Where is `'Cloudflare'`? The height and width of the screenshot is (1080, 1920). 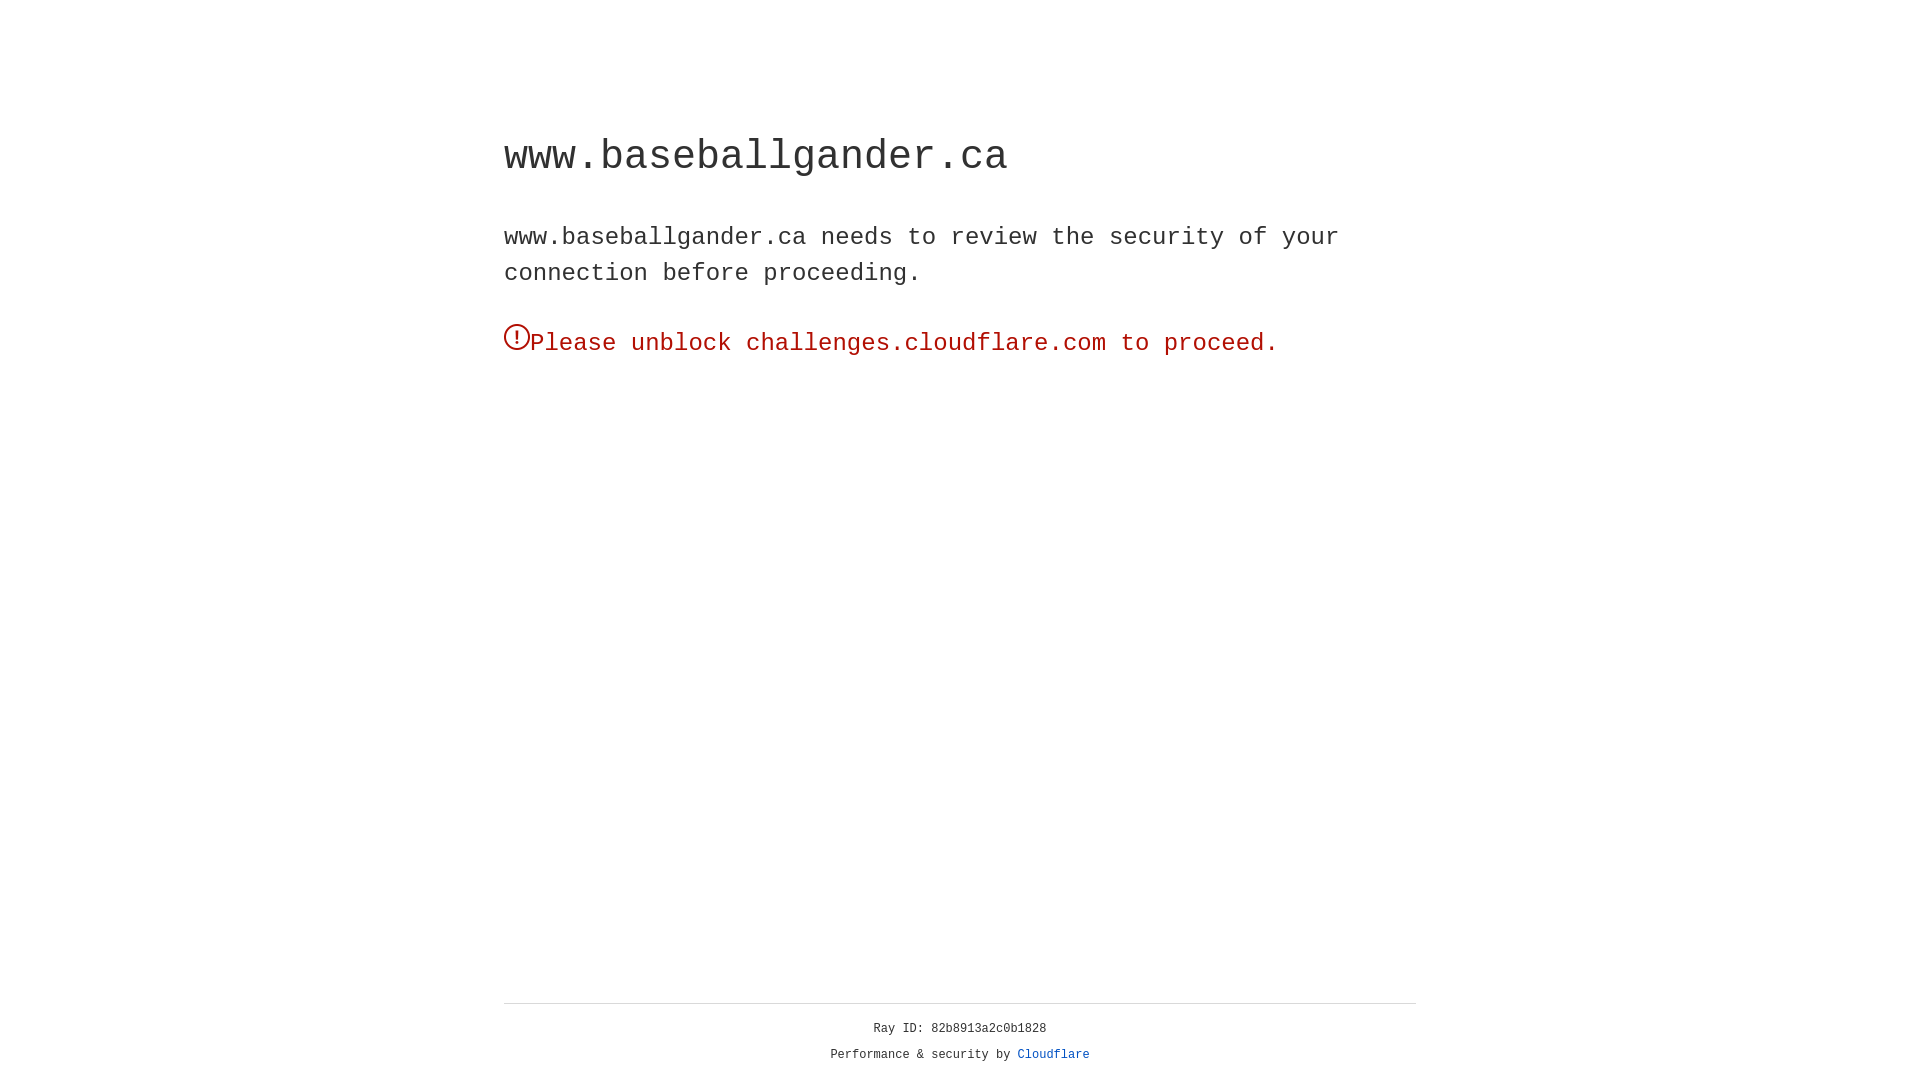
'Cloudflare' is located at coordinates (1053, 1054).